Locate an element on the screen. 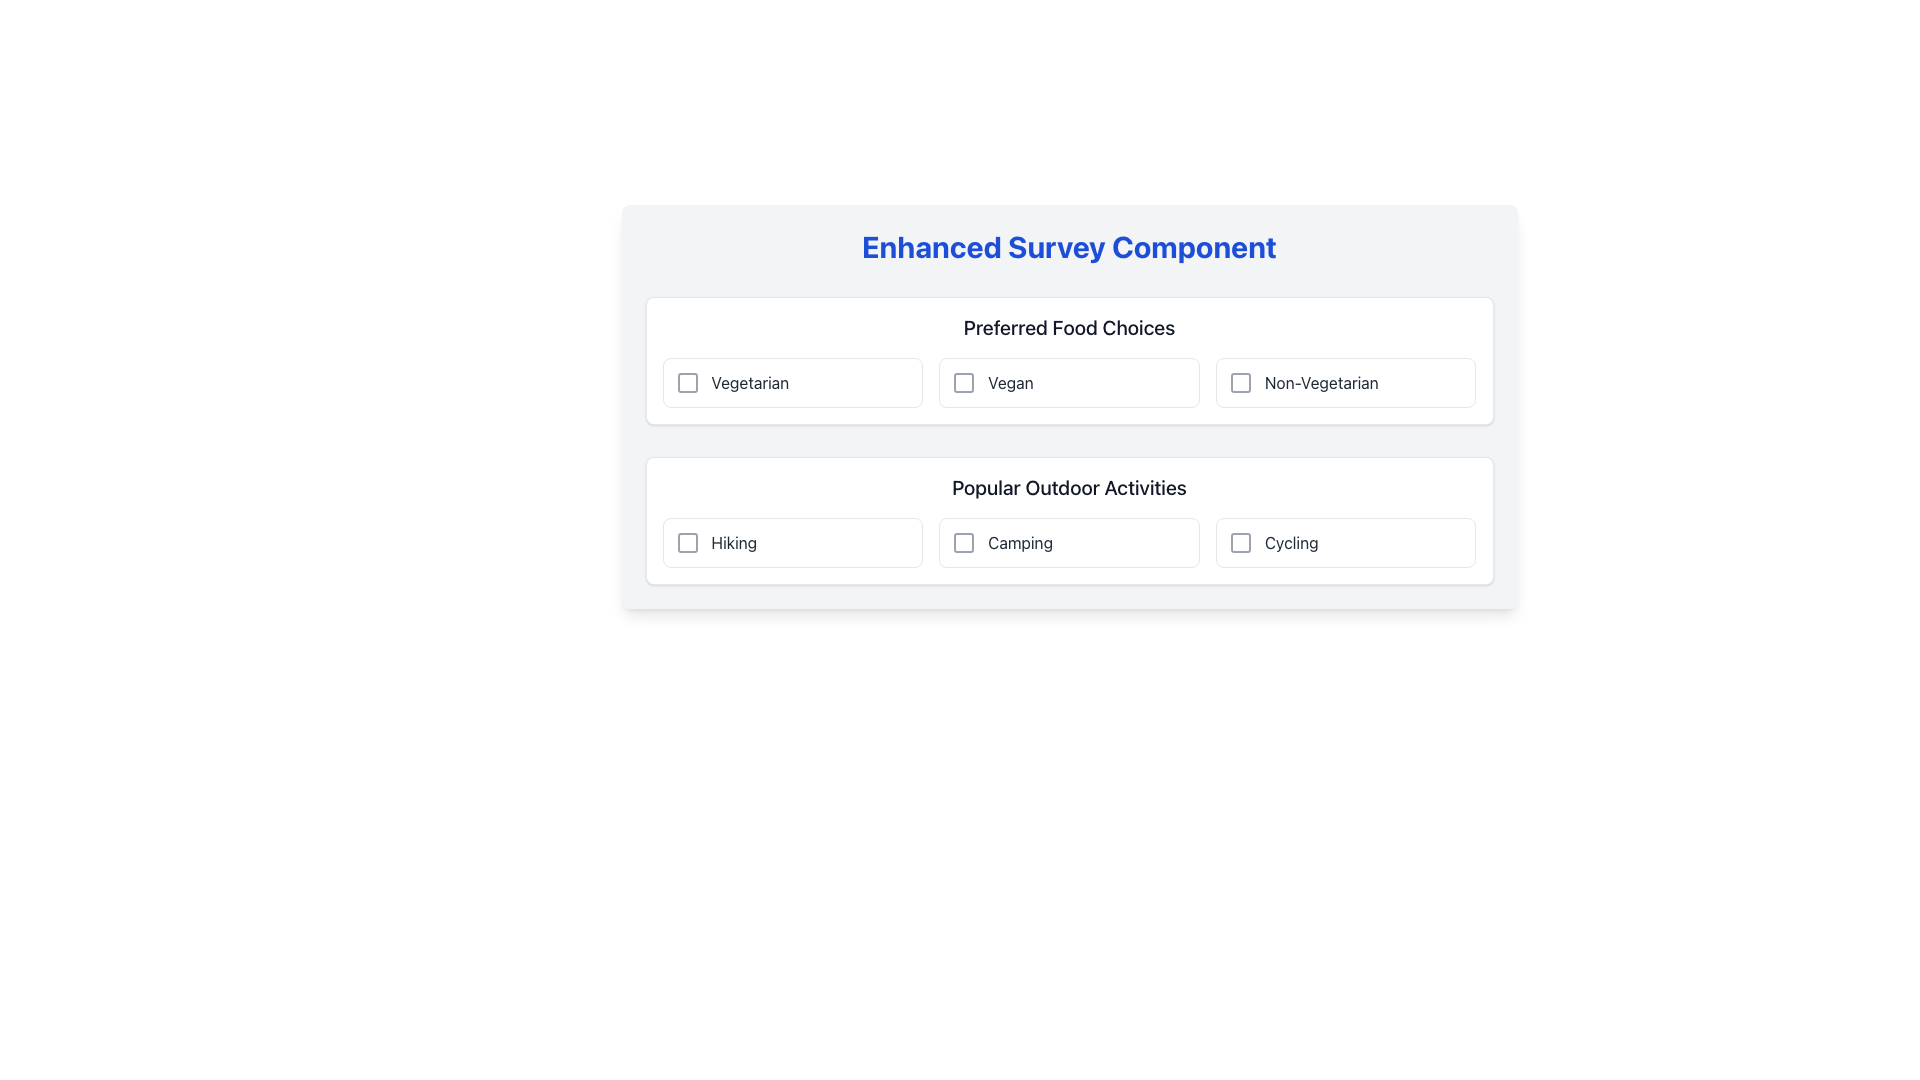 This screenshot has width=1920, height=1080. the 'Vegan' label element, which is styled with gray text and is part of the 'Preferred Food Choices' group, located between 'Vegetarian' and 'Non-Vegetarian' is located at coordinates (1010, 382).